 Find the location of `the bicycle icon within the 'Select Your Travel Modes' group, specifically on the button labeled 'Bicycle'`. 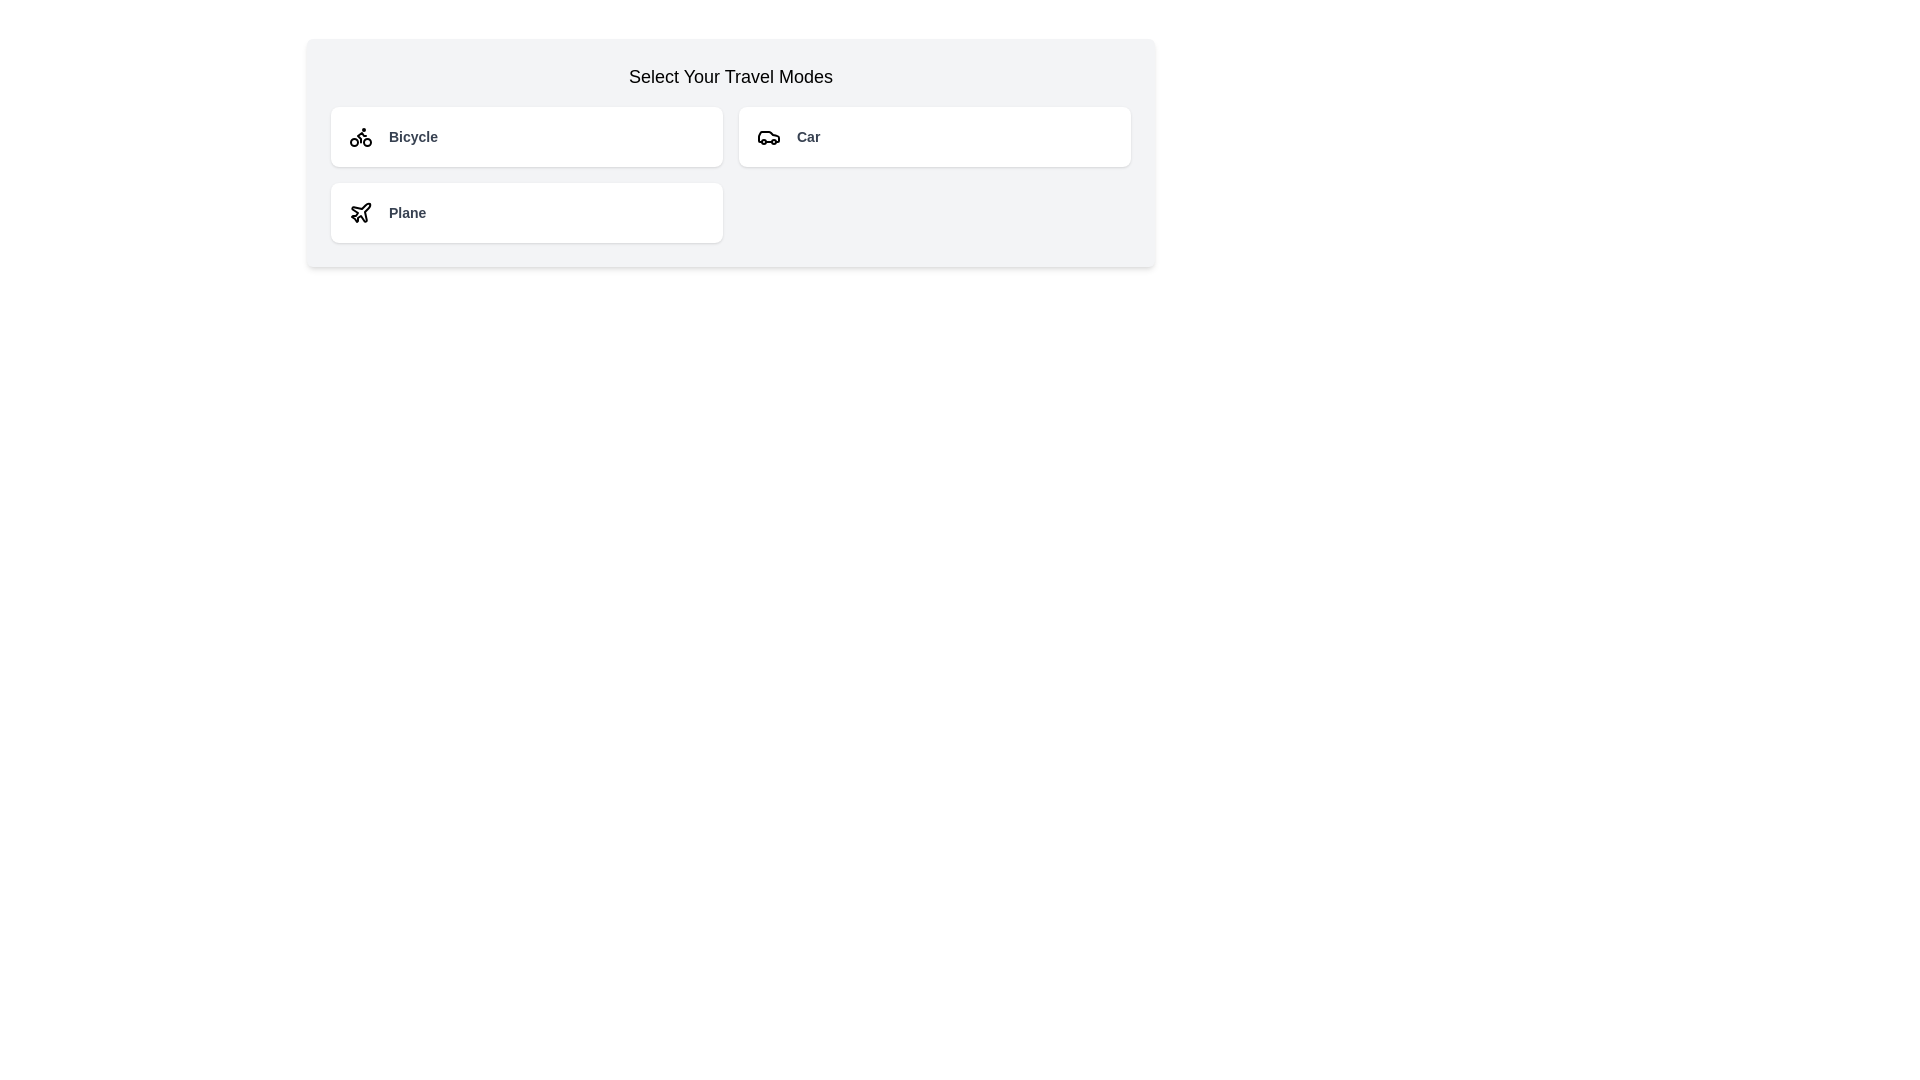

the bicycle icon within the 'Select Your Travel Modes' group, specifically on the button labeled 'Bicycle' is located at coordinates (360, 136).